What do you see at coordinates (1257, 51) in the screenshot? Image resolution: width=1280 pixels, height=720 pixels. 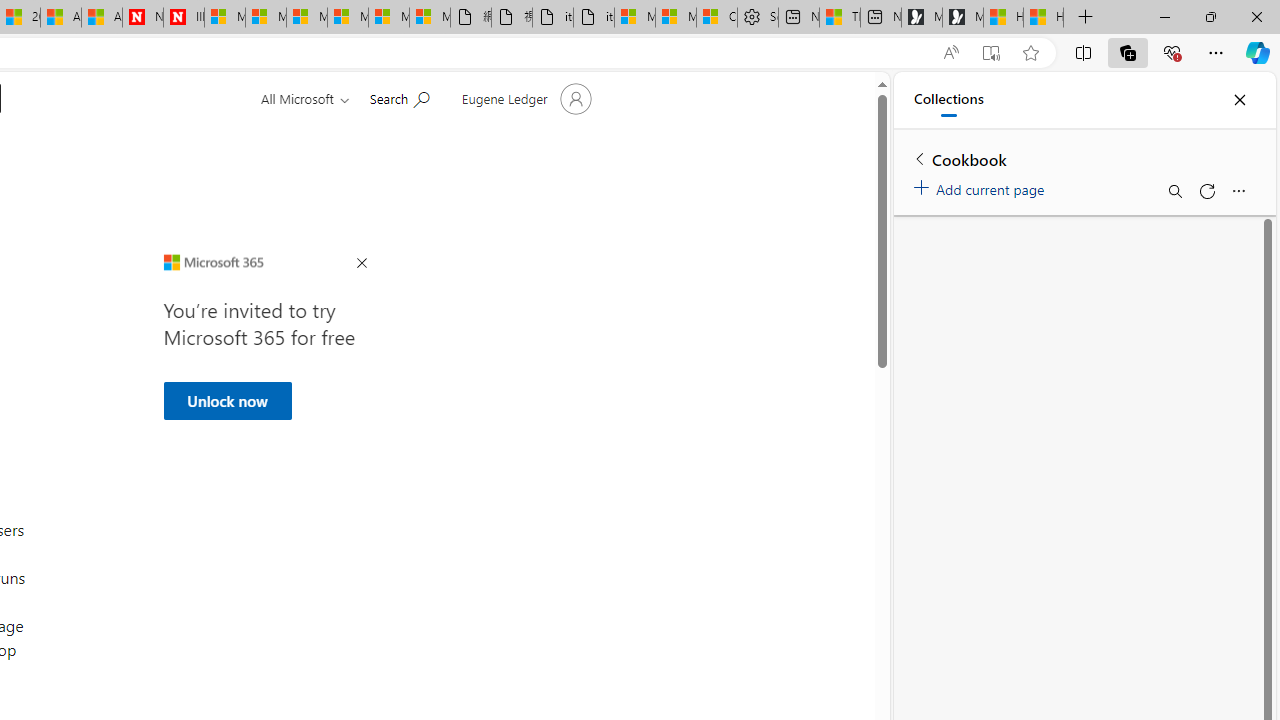 I see `'Copilot (Ctrl+Shift+.)'` at bounding box center [1257, 51].